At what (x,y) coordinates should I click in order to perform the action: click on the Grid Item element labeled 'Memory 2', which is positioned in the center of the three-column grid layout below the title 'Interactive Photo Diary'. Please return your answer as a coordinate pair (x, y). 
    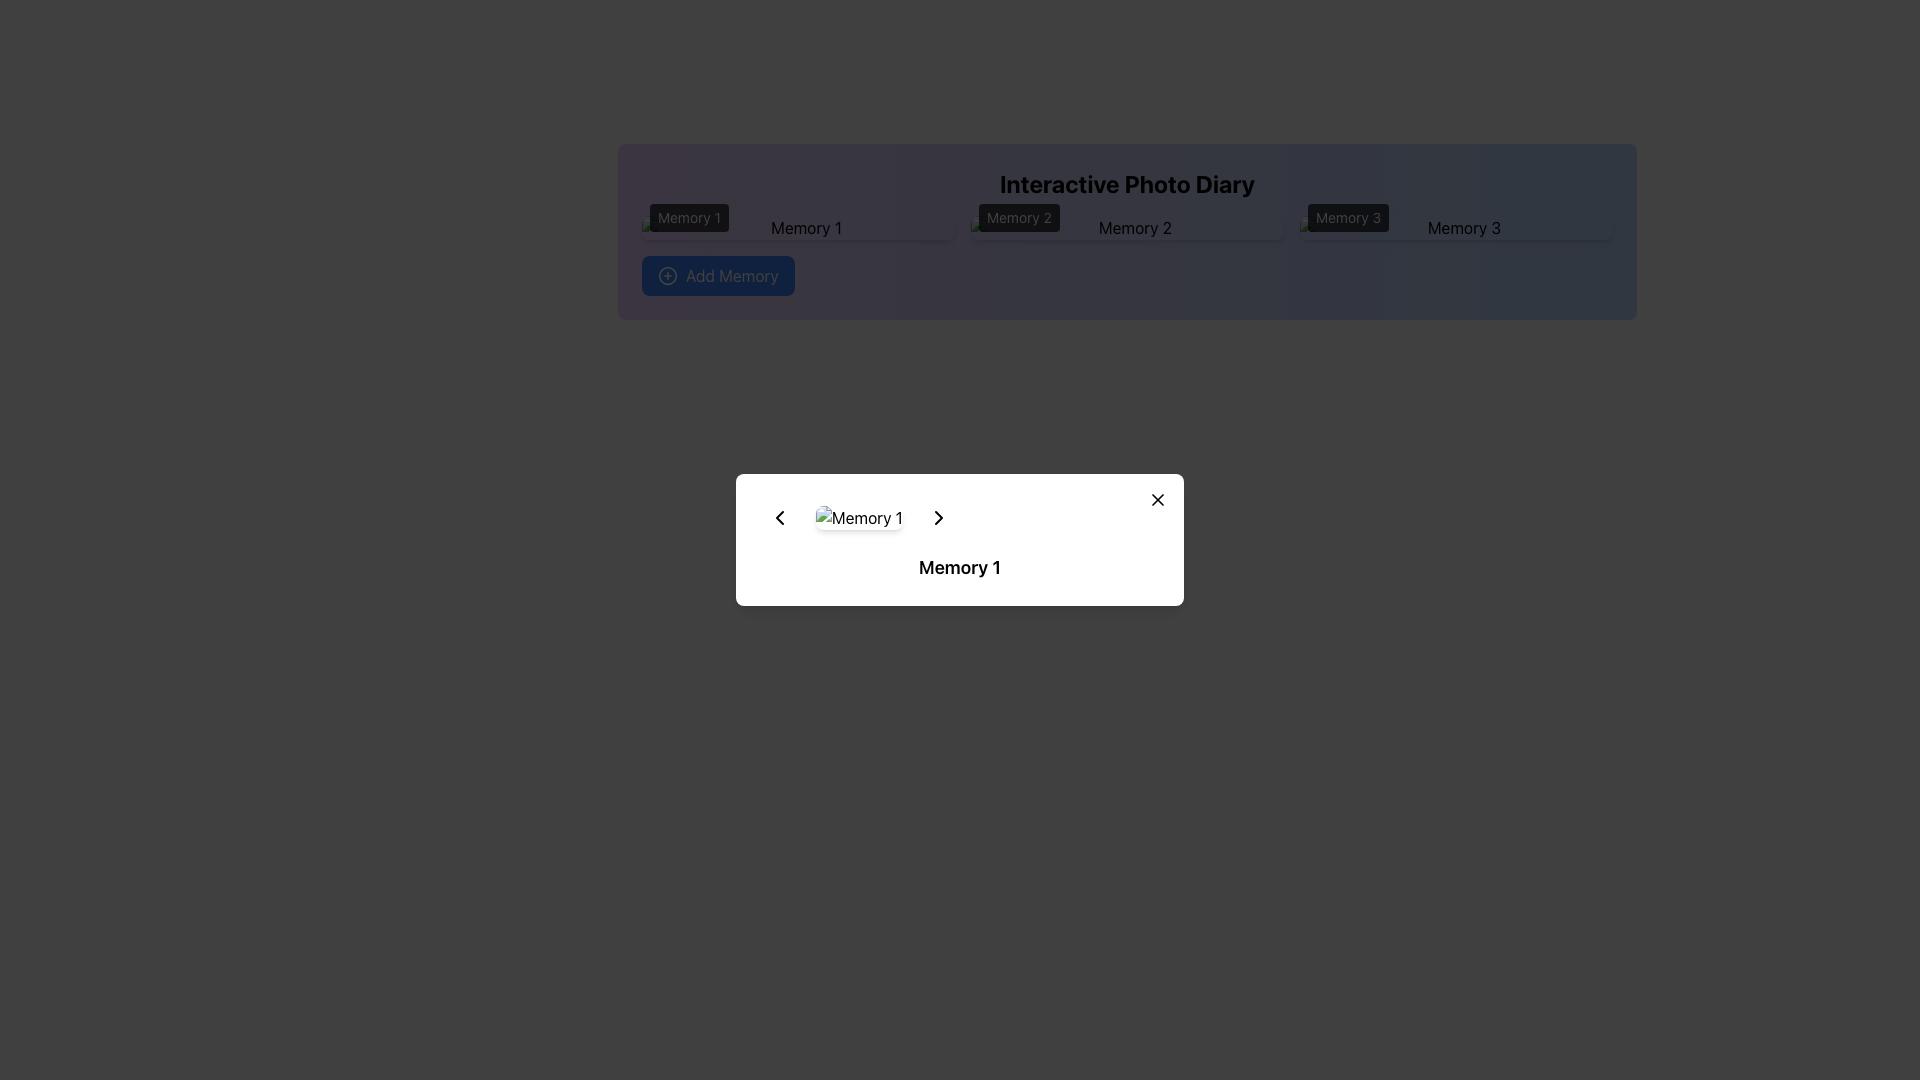
    Looking at the image, I should click on (1127, 226).